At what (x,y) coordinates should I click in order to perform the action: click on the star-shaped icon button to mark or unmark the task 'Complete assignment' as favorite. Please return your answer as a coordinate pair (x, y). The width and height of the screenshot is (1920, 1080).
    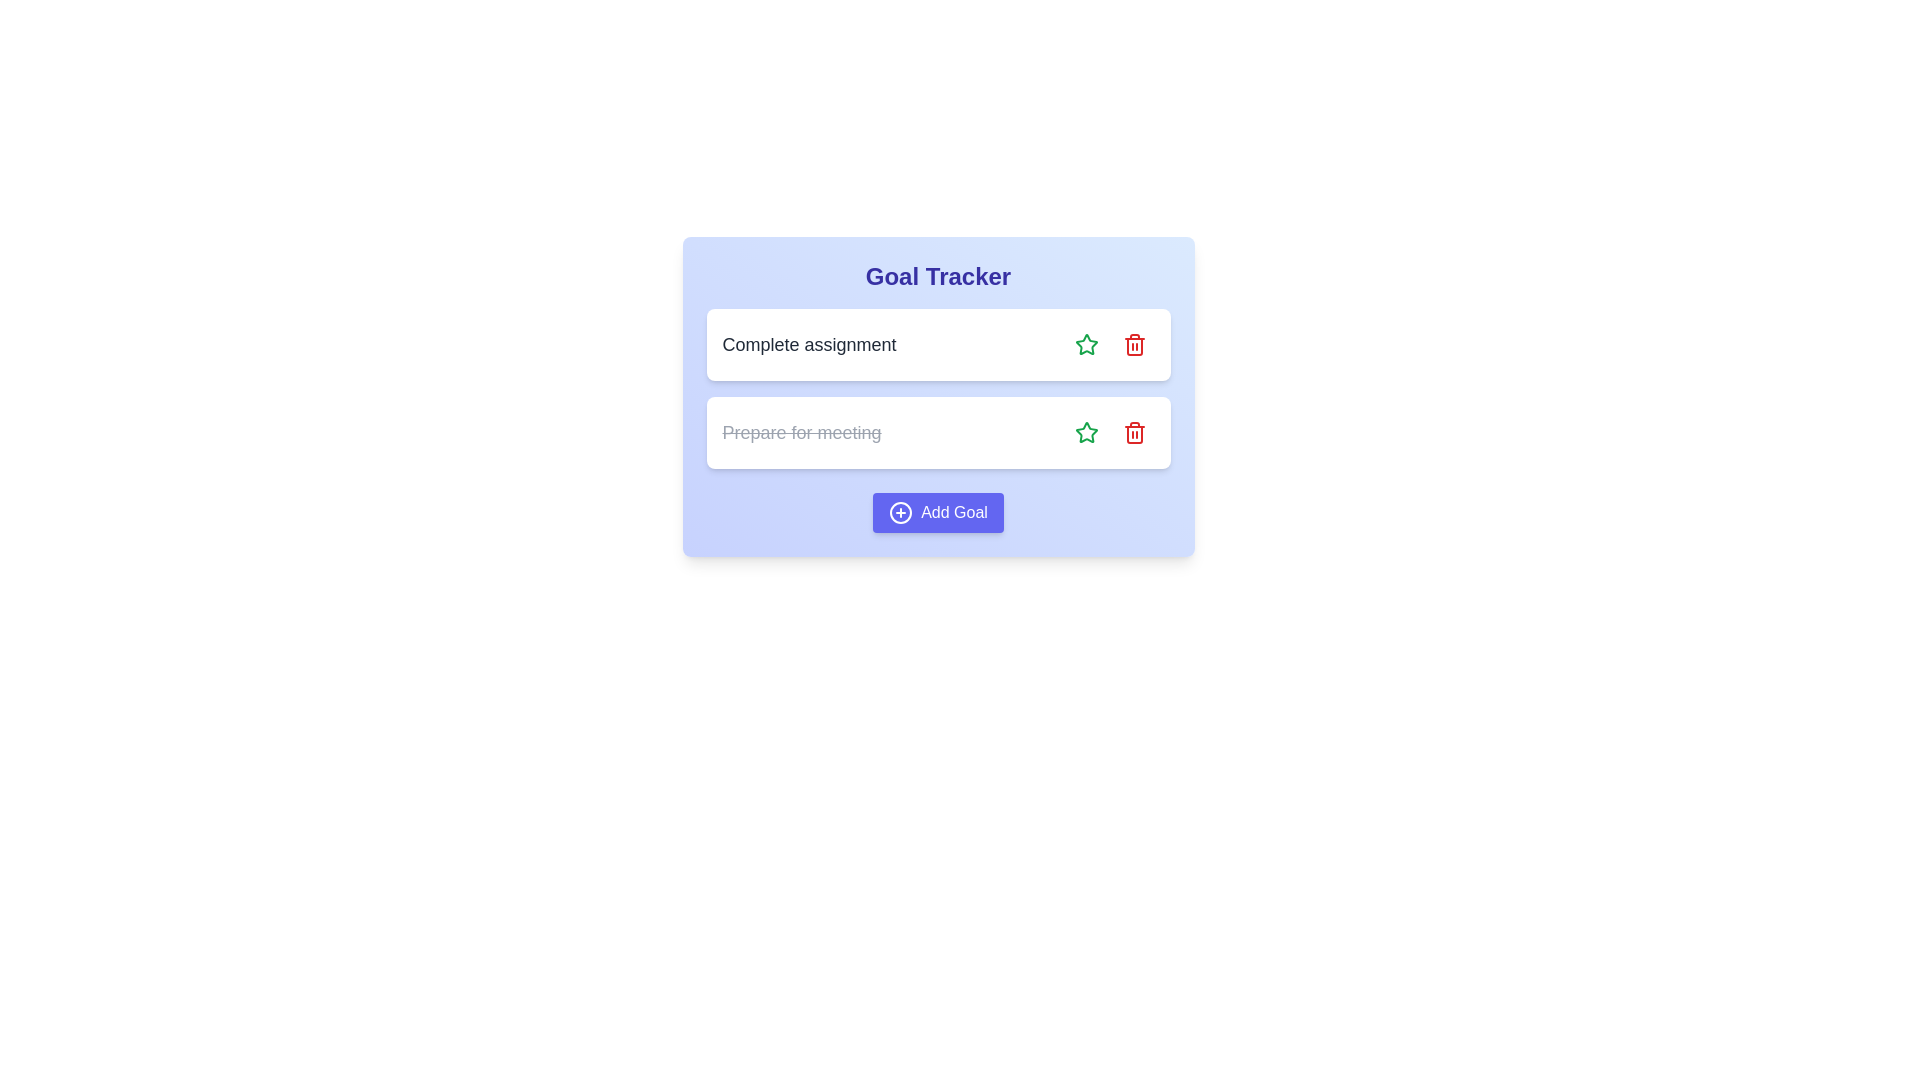
    Looking at the image, I should click on (1085, 343).